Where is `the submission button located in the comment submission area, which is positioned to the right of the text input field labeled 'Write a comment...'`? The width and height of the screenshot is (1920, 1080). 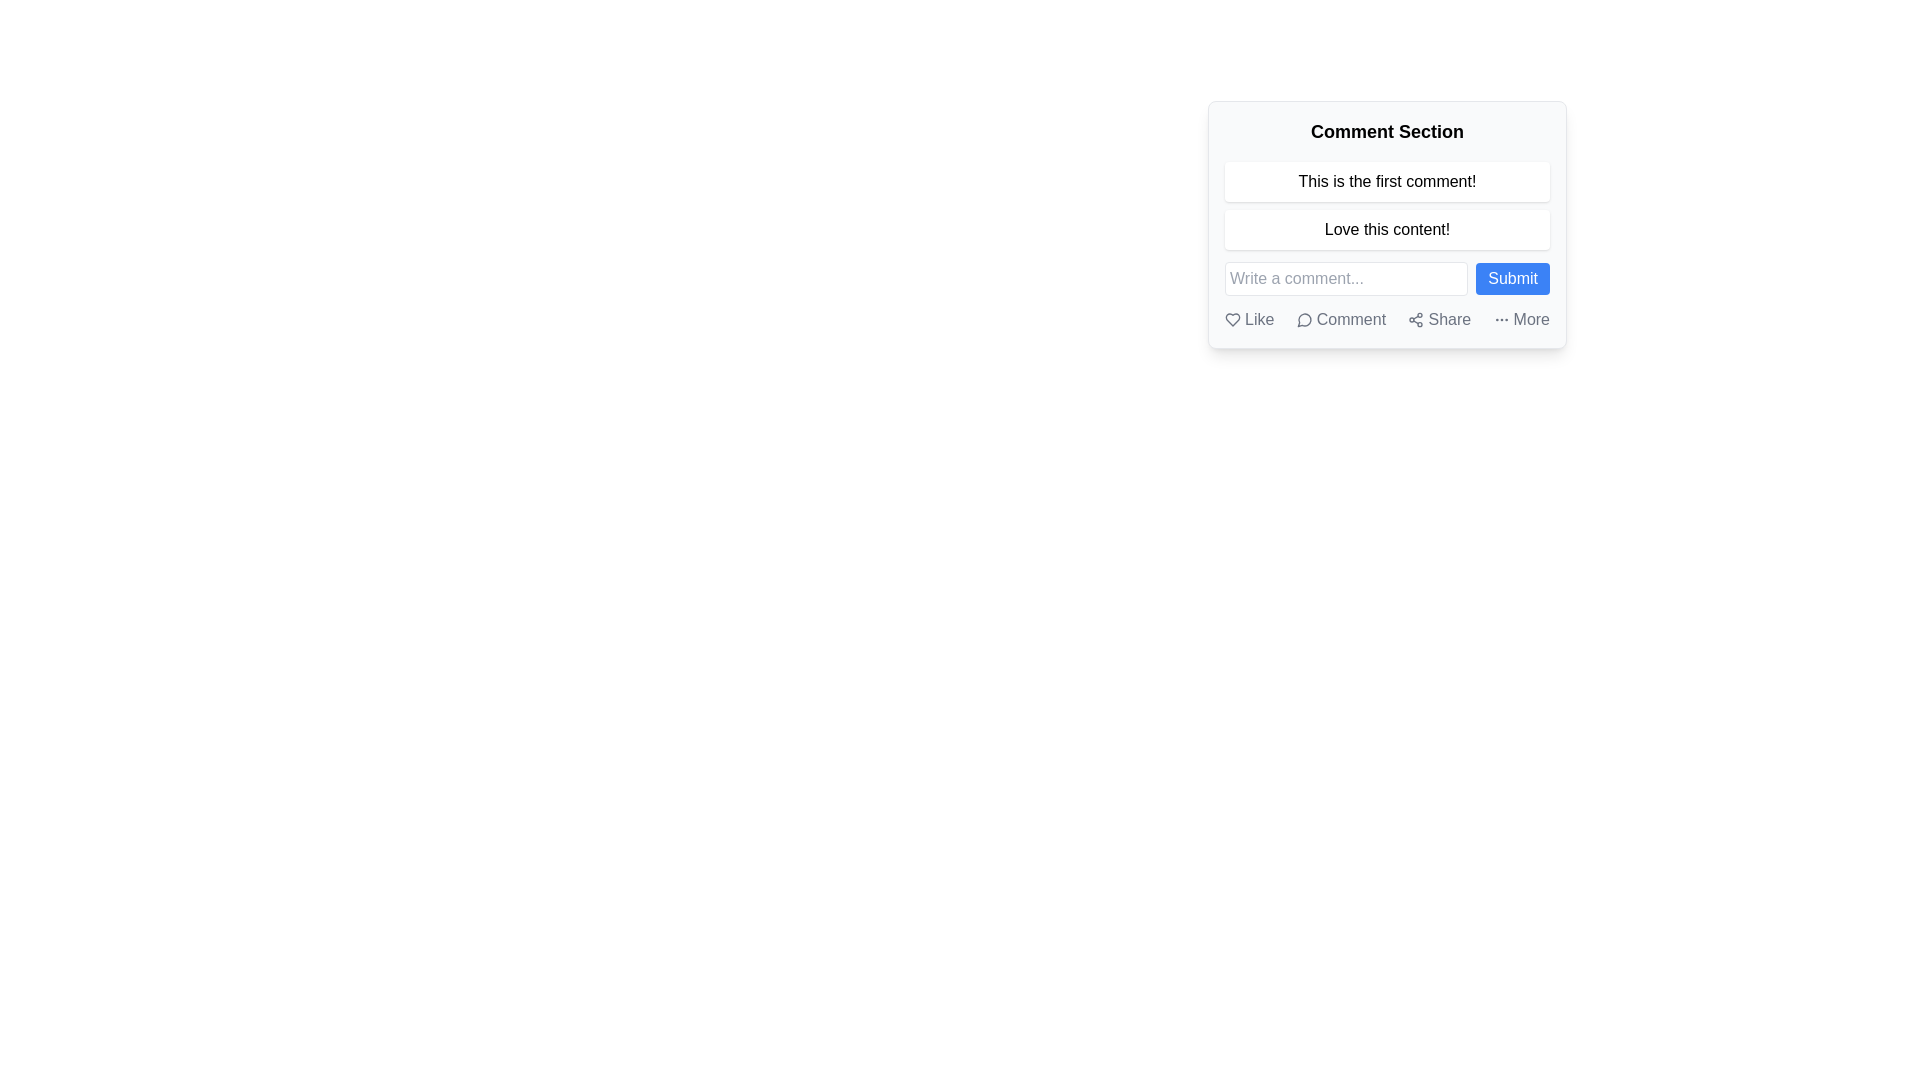
the submission button located in the comment submission area, which is positioned to the right of the text input field labeled 'Write a comment...' is located at coordinates (1513, 278).